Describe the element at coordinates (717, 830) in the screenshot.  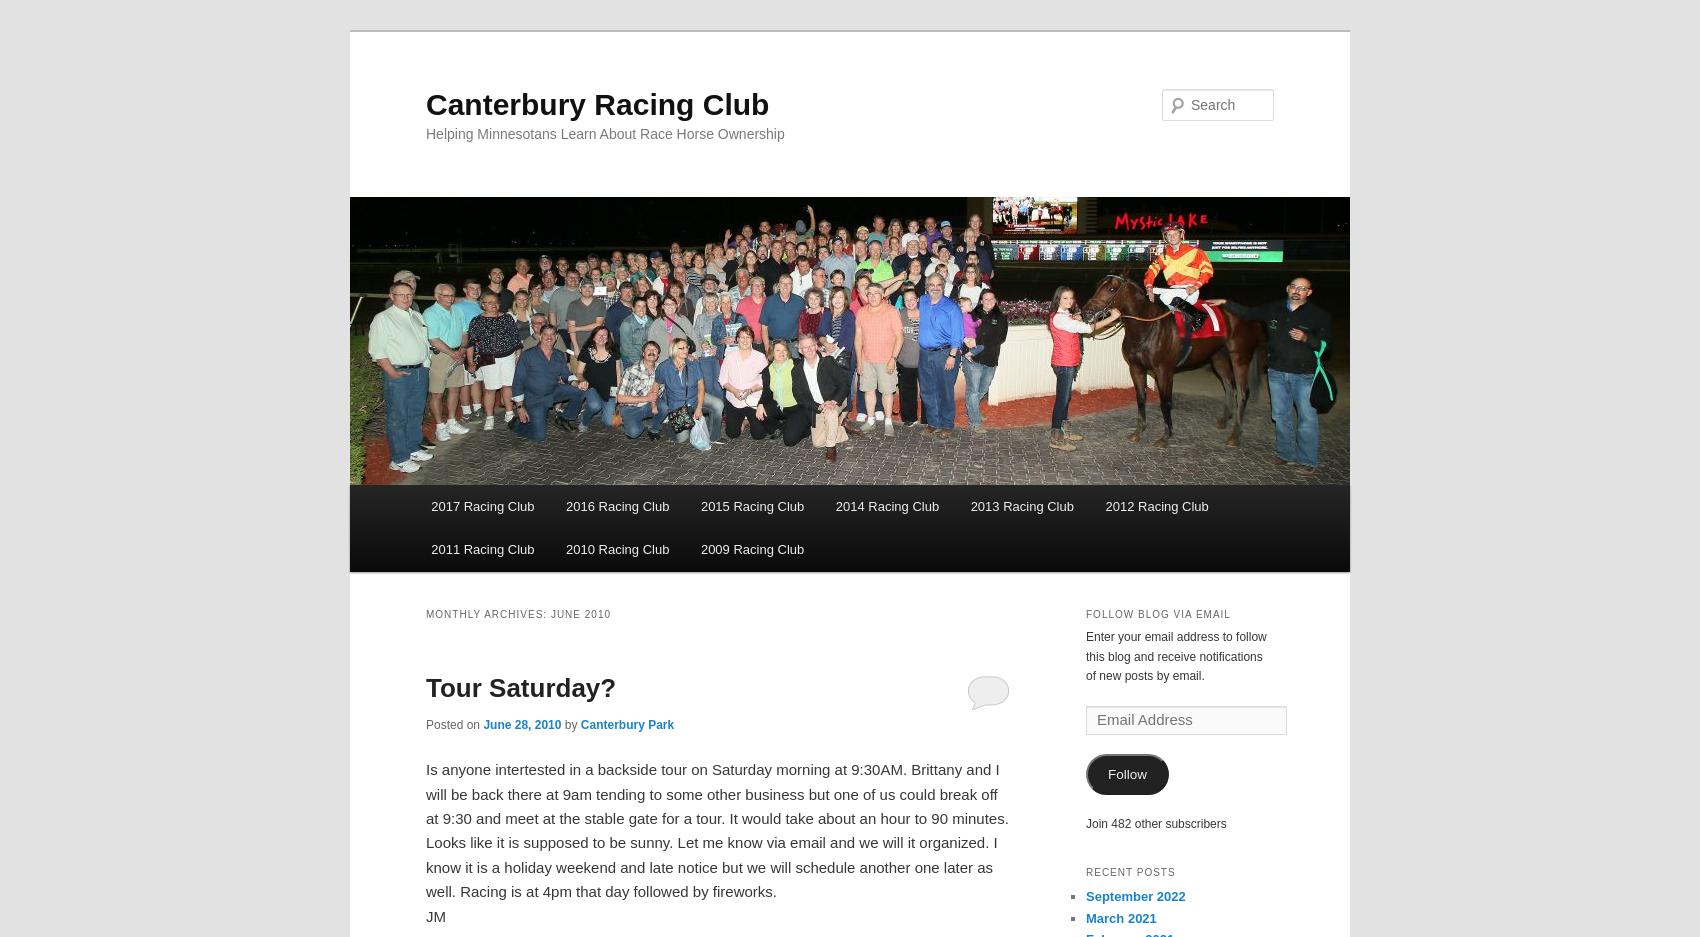
I see `'Is anyone intertested in a backside tour on Saturday morning at 9:30AM. Brittany and I will be back there at 9am tending to some other business but one of us could break off at 9:30 and meet at the stable gate for a tour. It would take about an hour to 90 minutes.  Looks like it is supposed to be sunny.  Let me know via email and we will it organized.  I know it is a holiday weekend and late notice but we will schedule another one later as well. Racing is at 4pm that day followed by fireworks.'` at that location.